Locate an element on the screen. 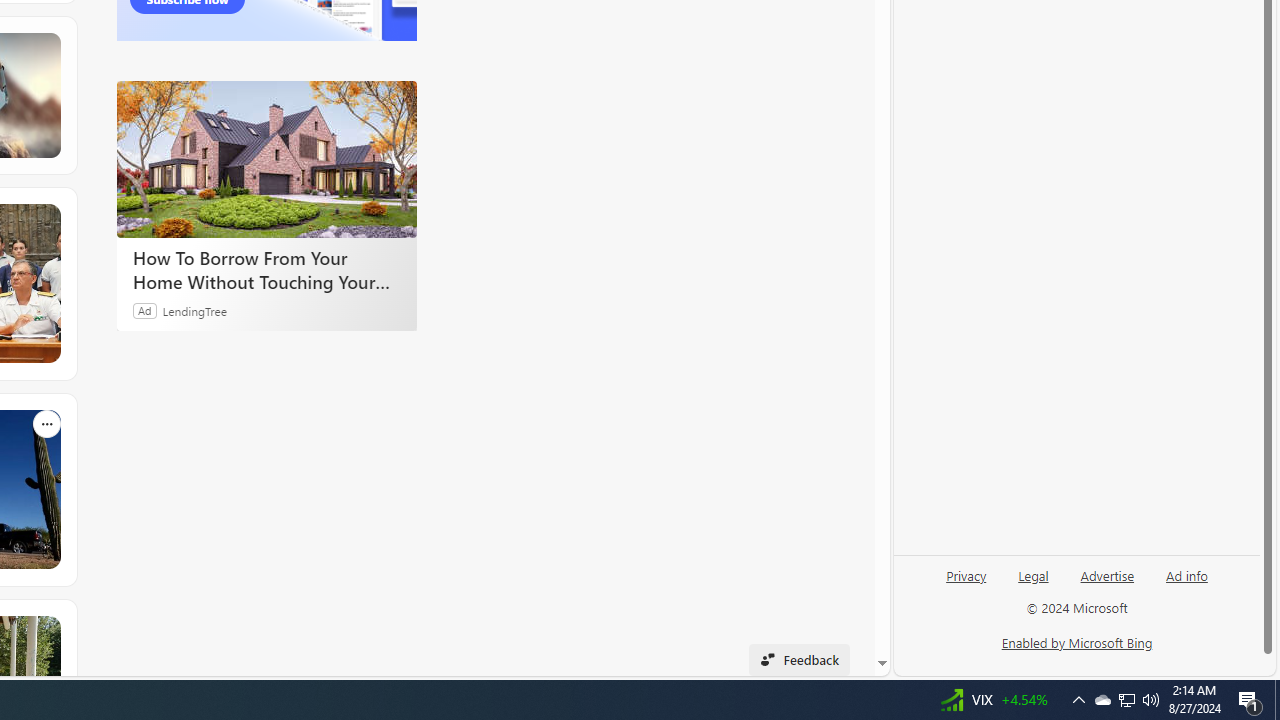  'LendingTree' is located at coordinates (195, 310).